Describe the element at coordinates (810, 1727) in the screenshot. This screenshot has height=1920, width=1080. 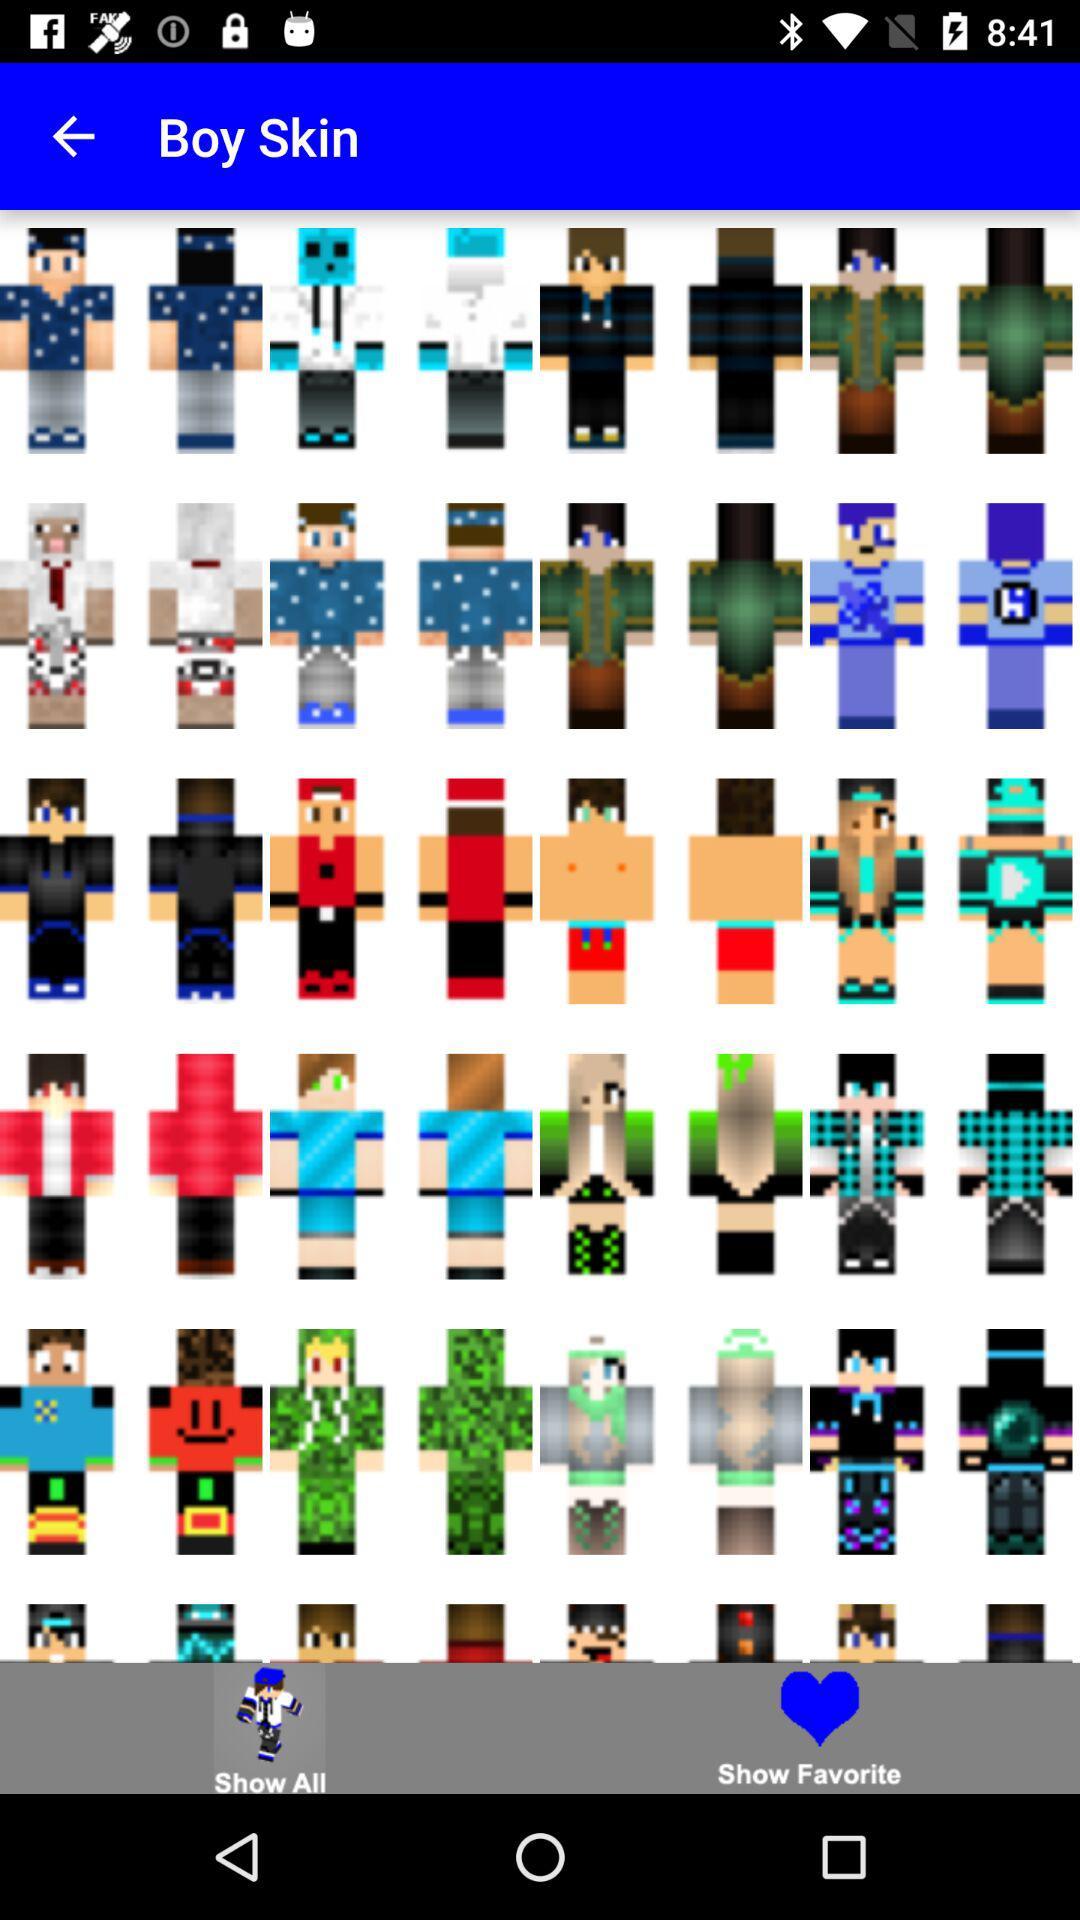
I see `show favorite skins` at that location.